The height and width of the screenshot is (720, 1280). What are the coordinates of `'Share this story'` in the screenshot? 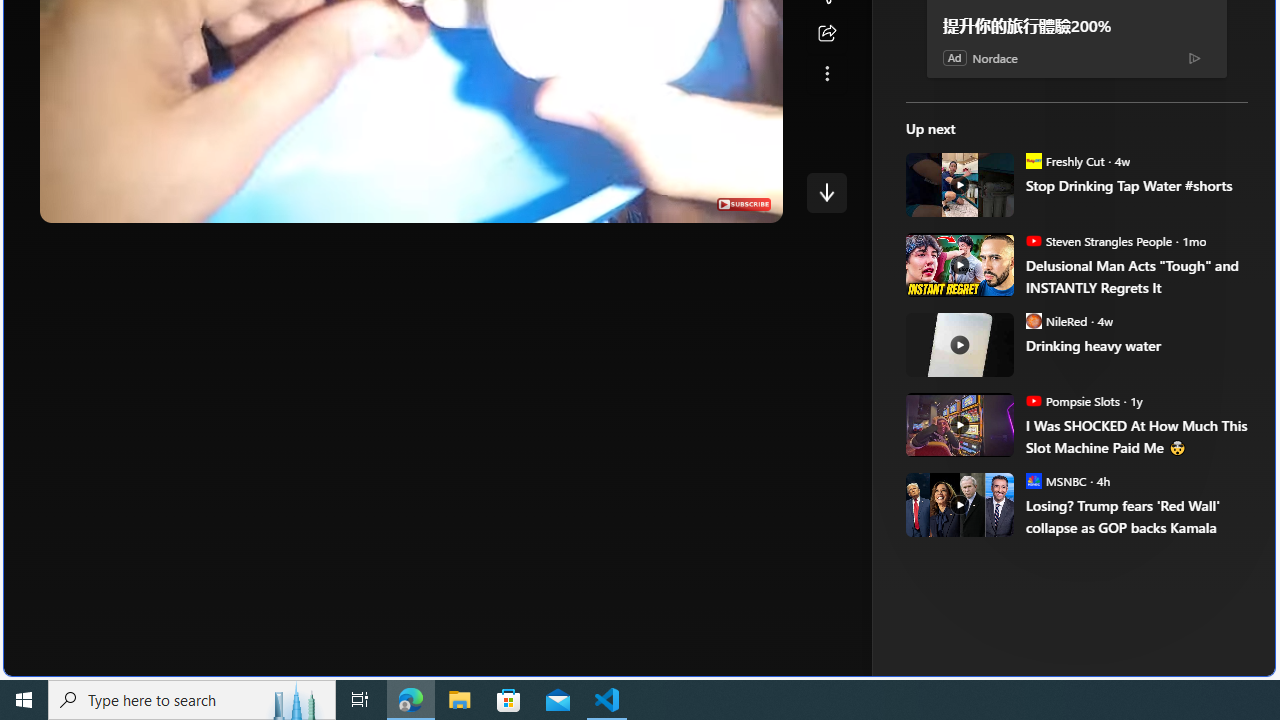 It's located at (826, 33).